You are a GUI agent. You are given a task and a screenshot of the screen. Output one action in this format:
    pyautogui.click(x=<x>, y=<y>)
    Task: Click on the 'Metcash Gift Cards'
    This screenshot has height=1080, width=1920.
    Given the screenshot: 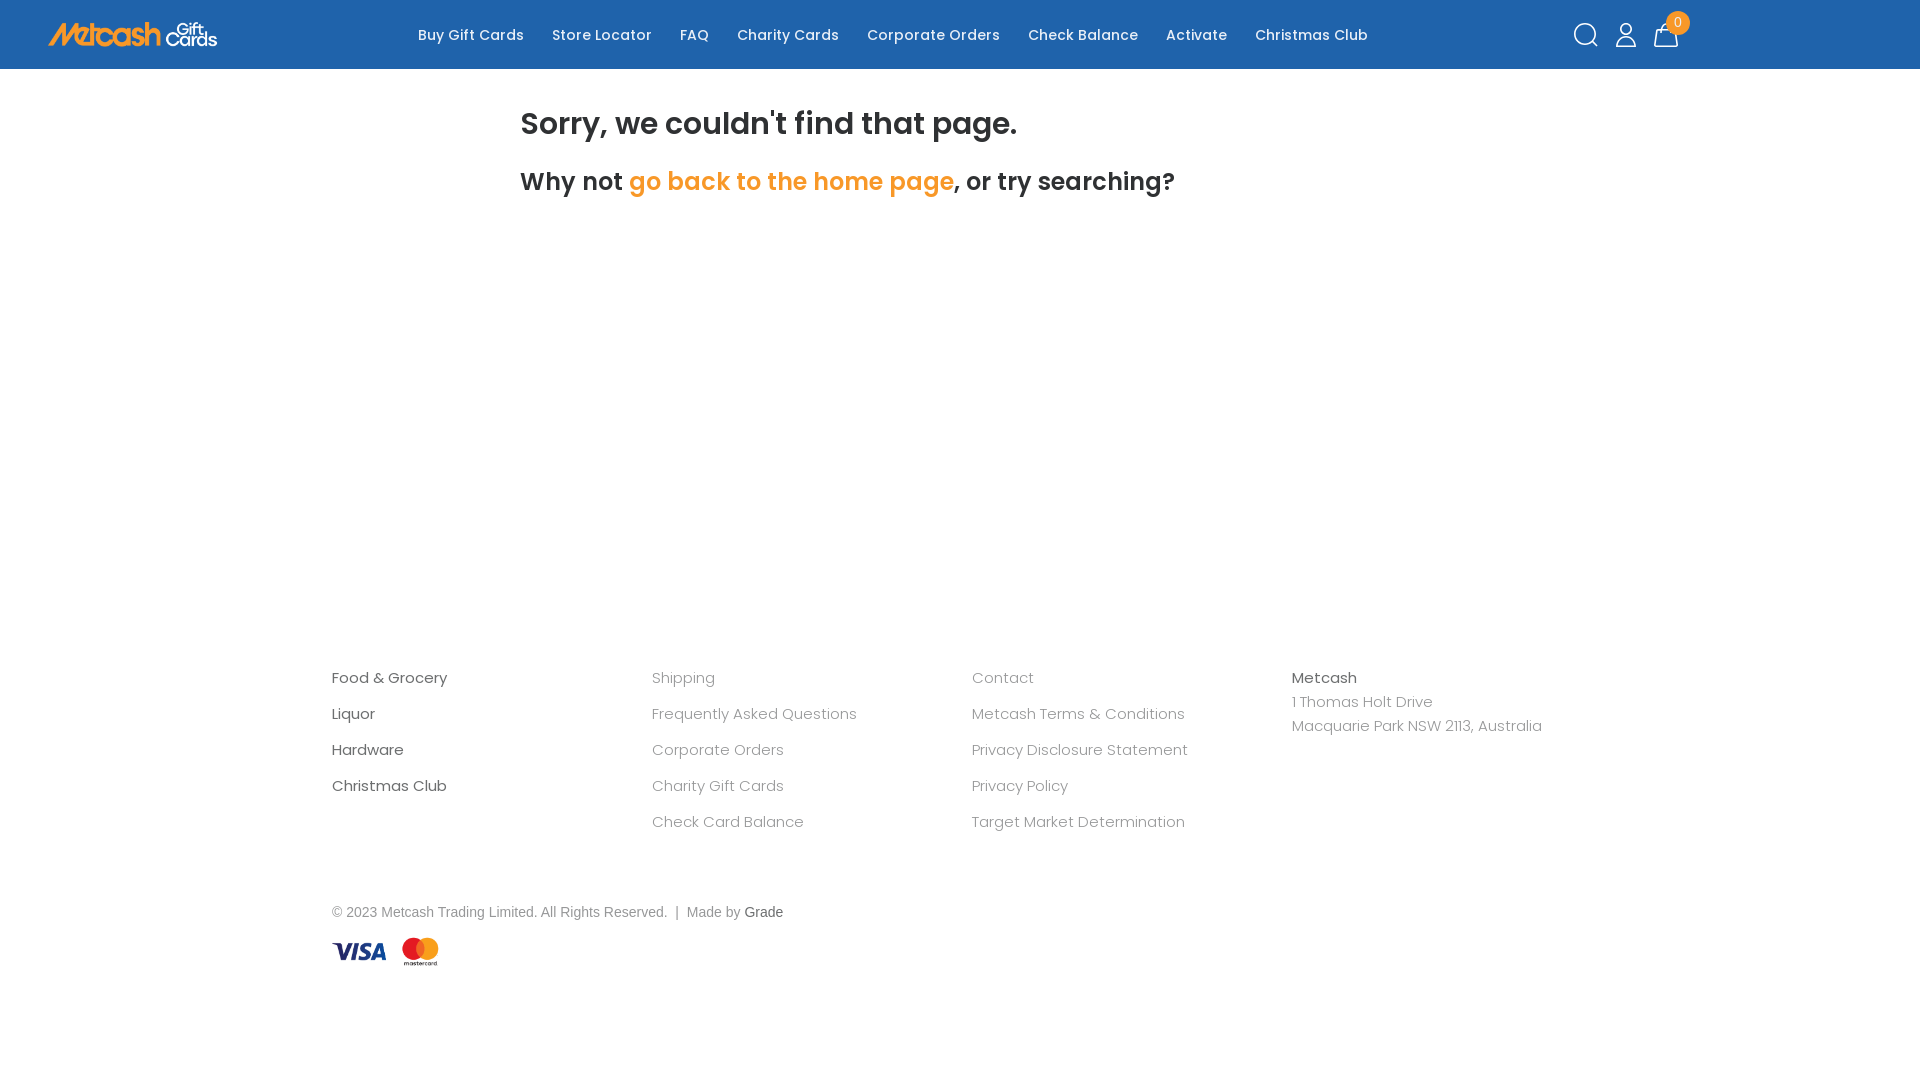 What is the action you would take?
    pyautogui.click(x=132, y=34)
    